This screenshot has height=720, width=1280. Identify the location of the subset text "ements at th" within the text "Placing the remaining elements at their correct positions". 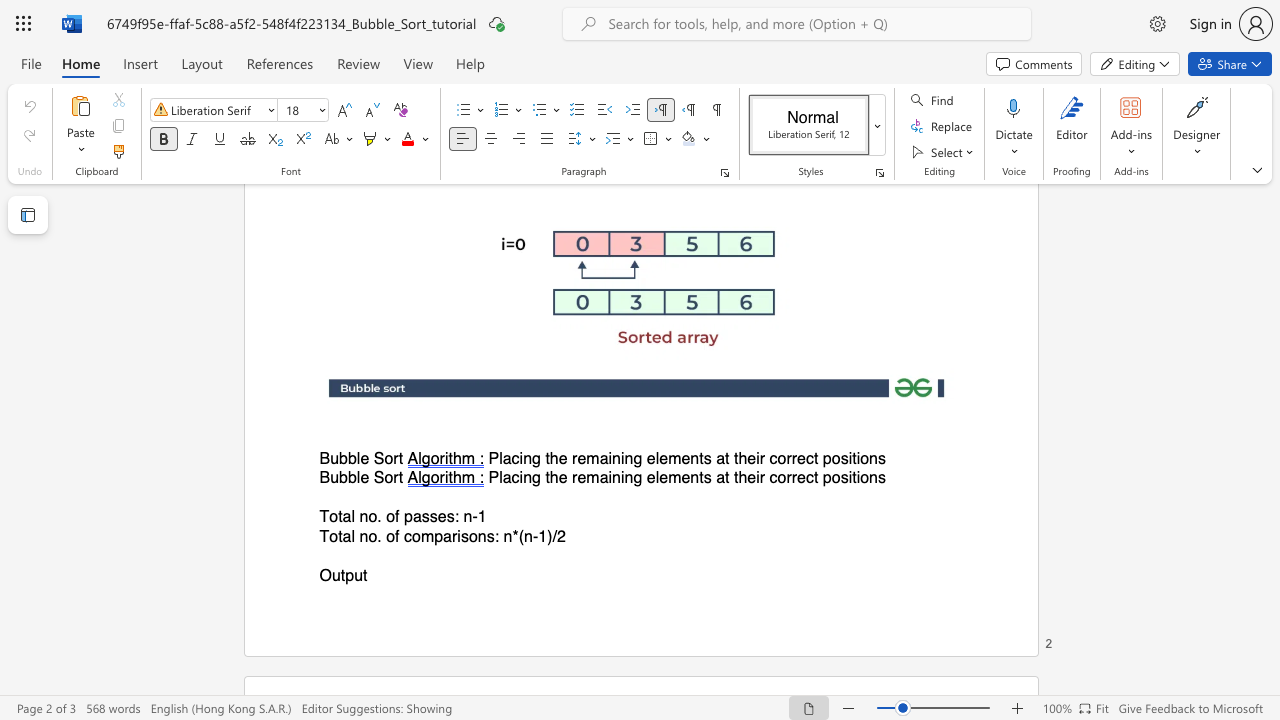
(659, 459).